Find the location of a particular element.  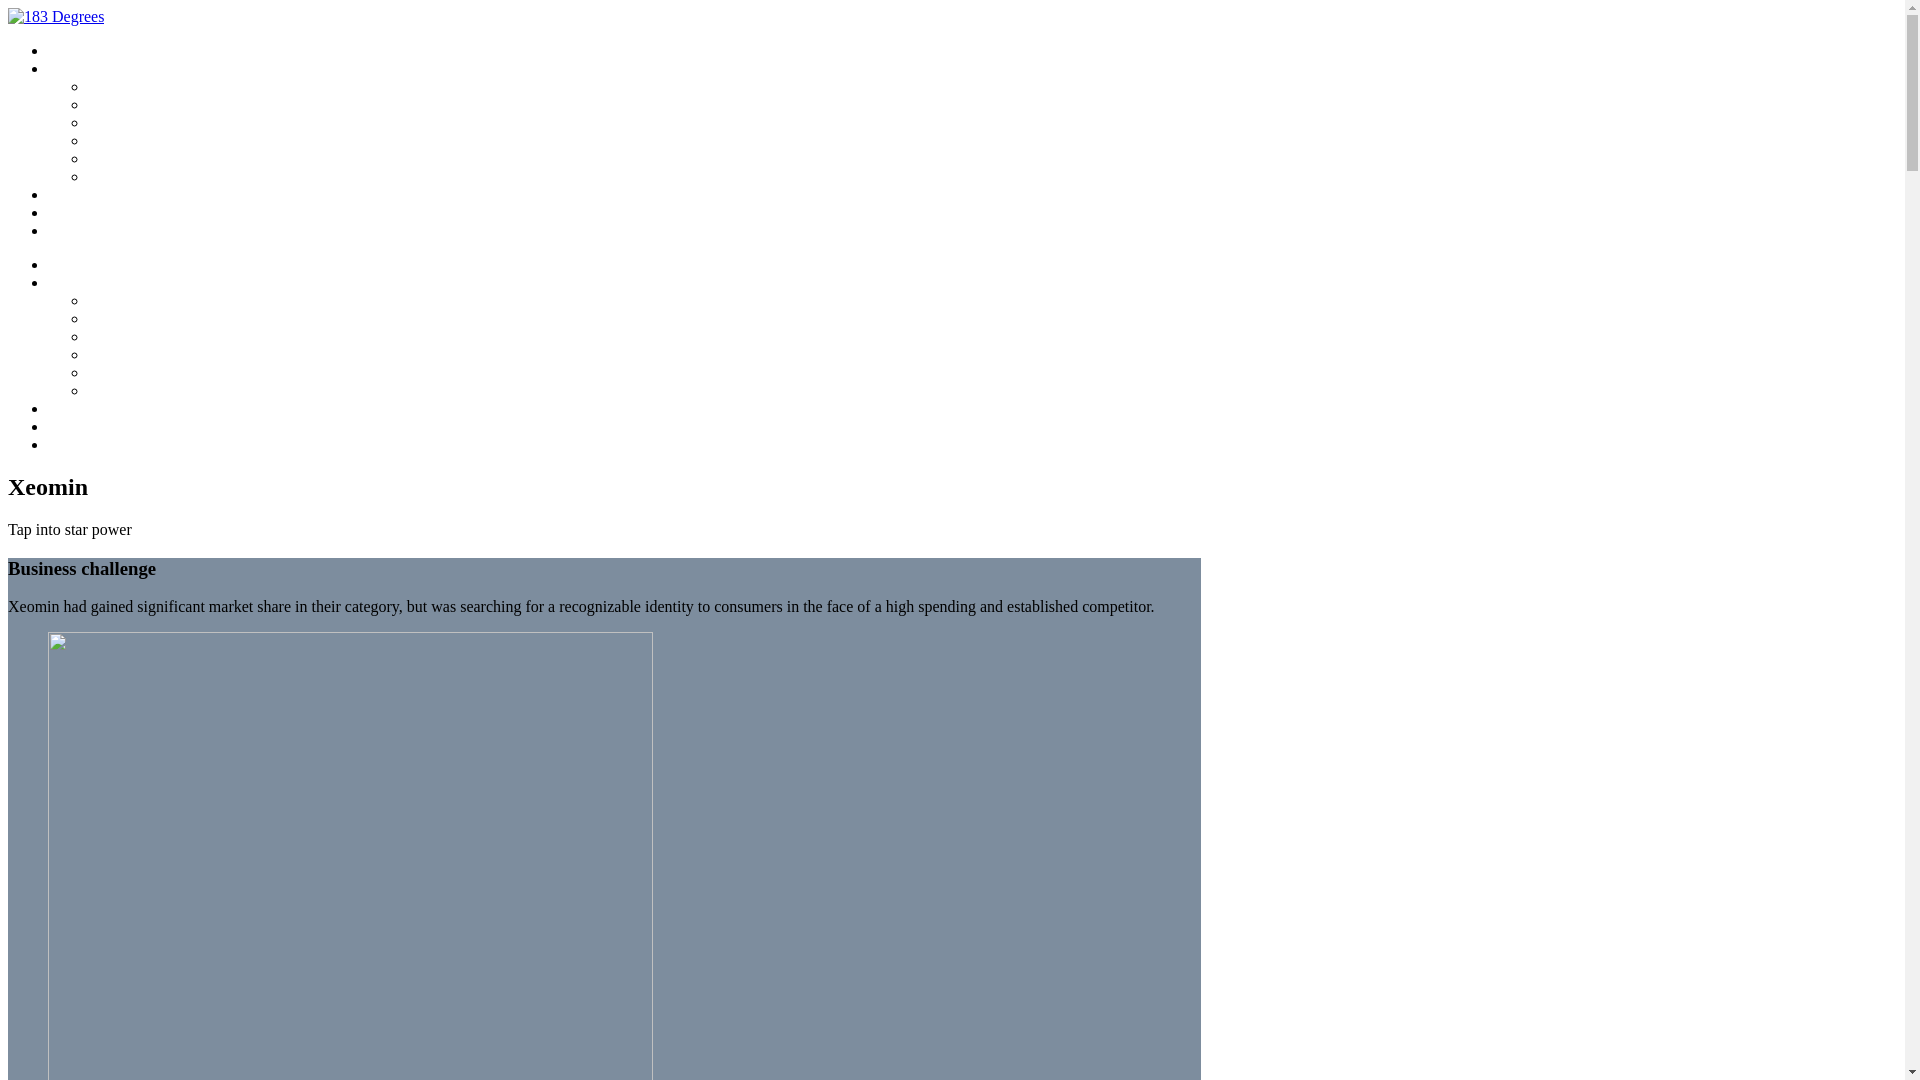

'Featured Projects' is located at coordinates (99, 282).